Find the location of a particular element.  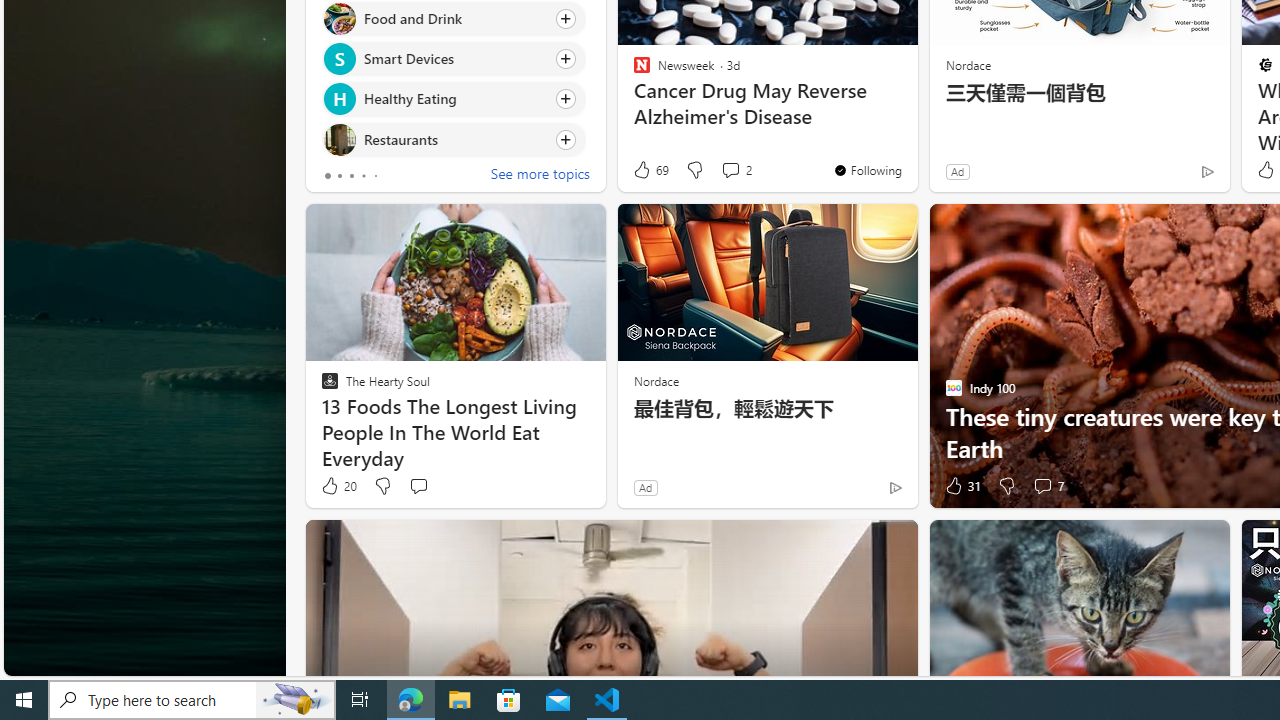

'View comments 2 Comment' is located at coordinates (735, 169).